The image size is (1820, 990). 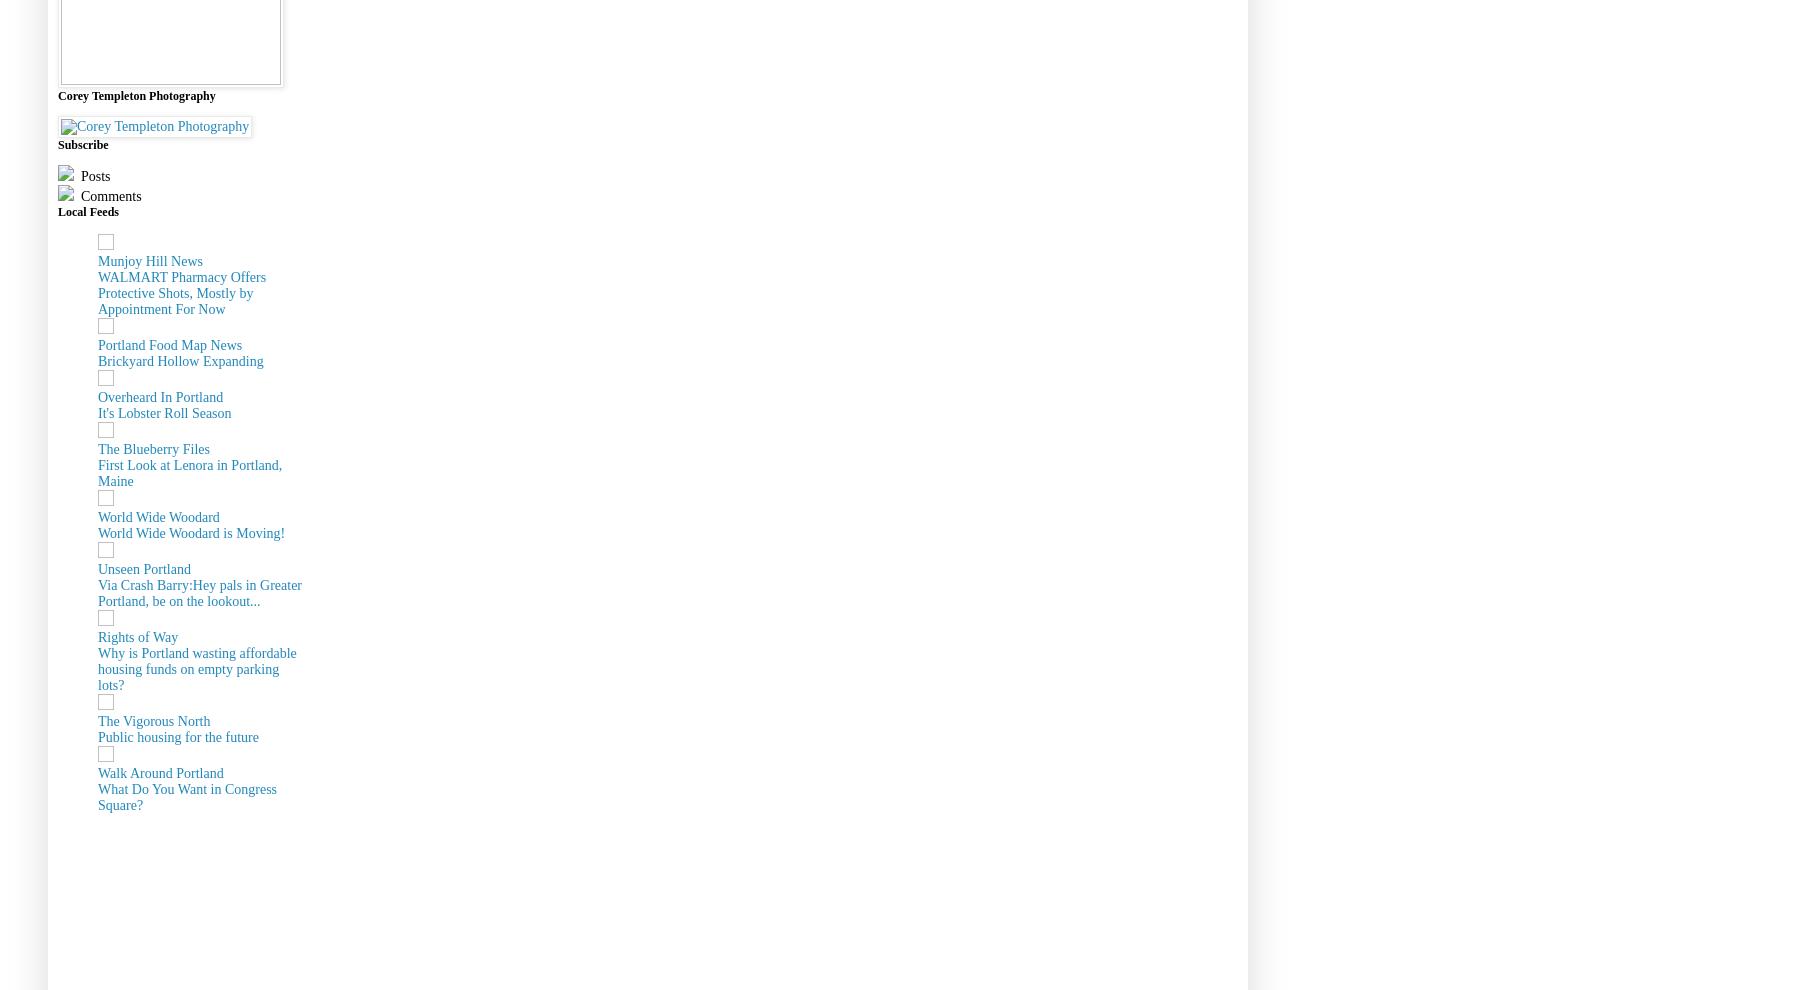 I want to click on 'The Blueberry Files', so click(x=97, y=448).